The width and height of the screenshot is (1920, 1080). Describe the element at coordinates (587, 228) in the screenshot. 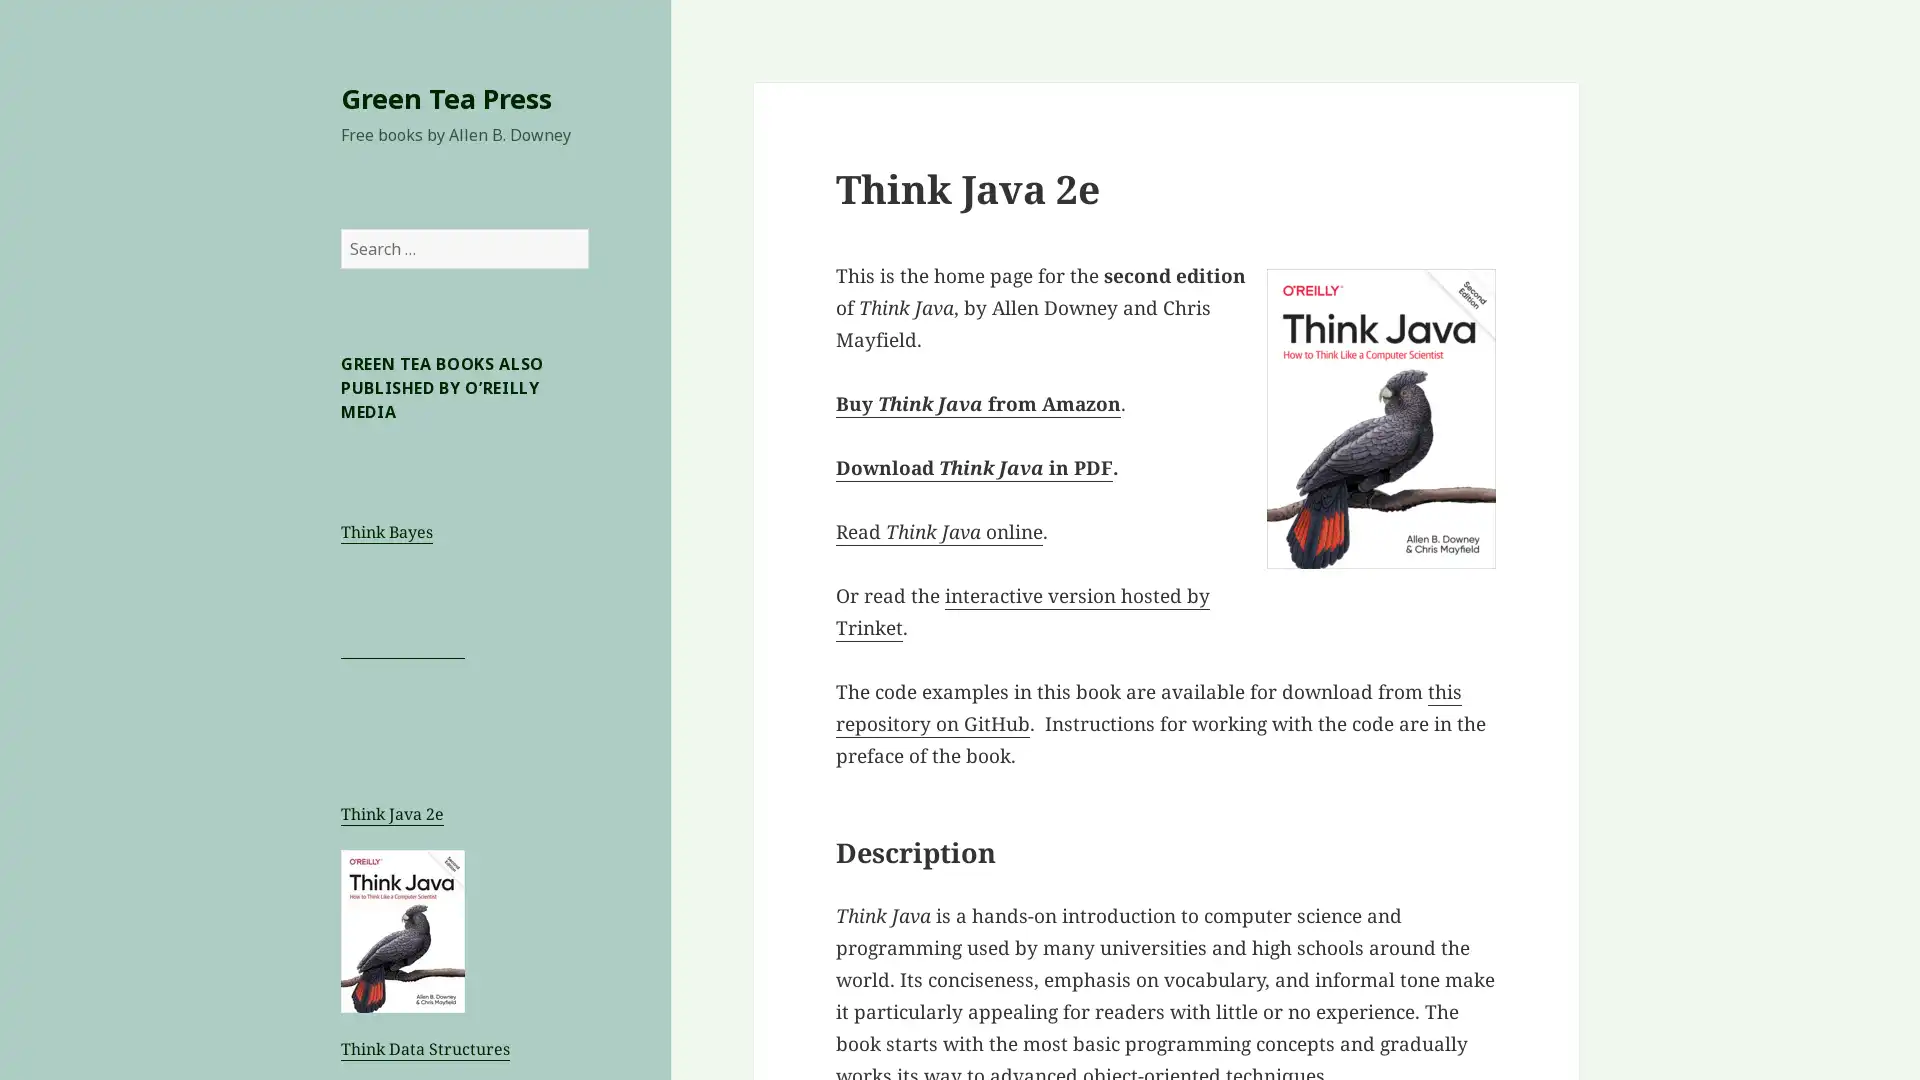

I see `Search` at that location.